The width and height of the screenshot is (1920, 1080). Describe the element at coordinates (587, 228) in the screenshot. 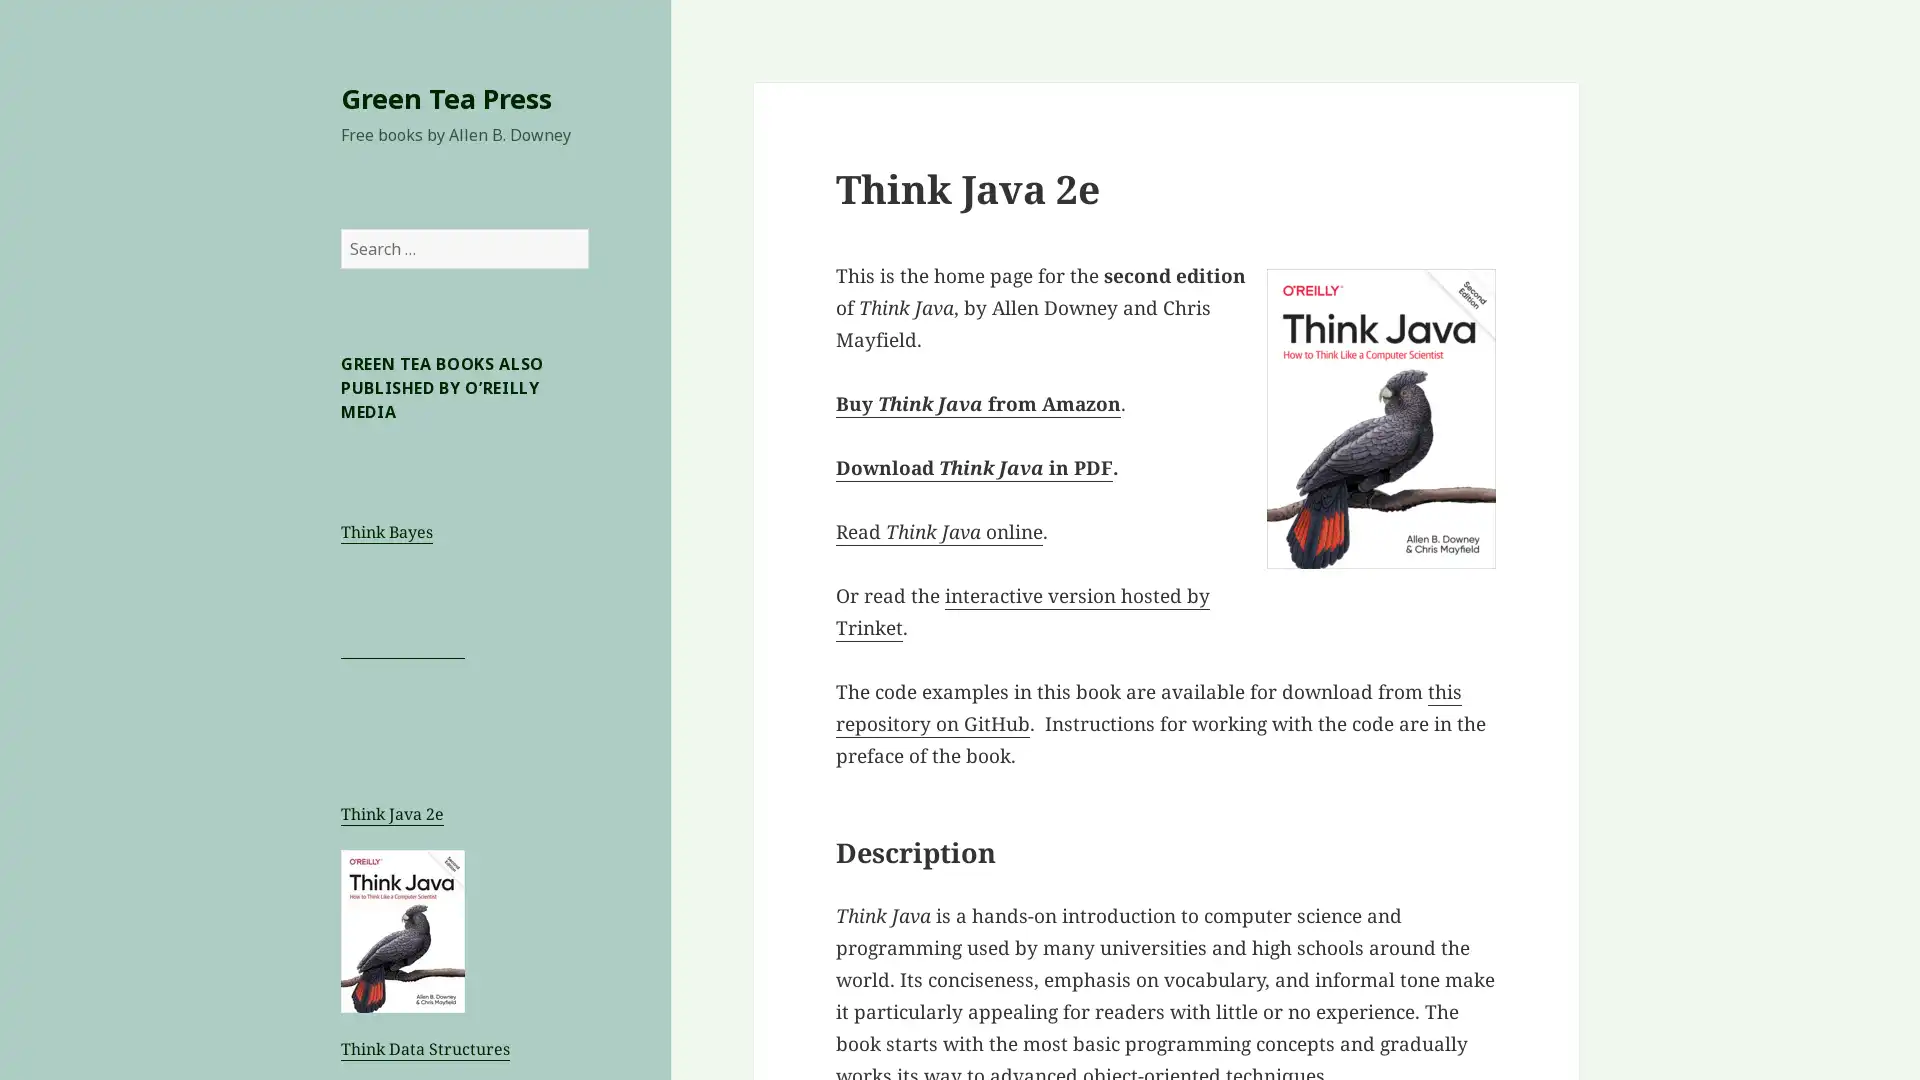

I see `Search` at that location.